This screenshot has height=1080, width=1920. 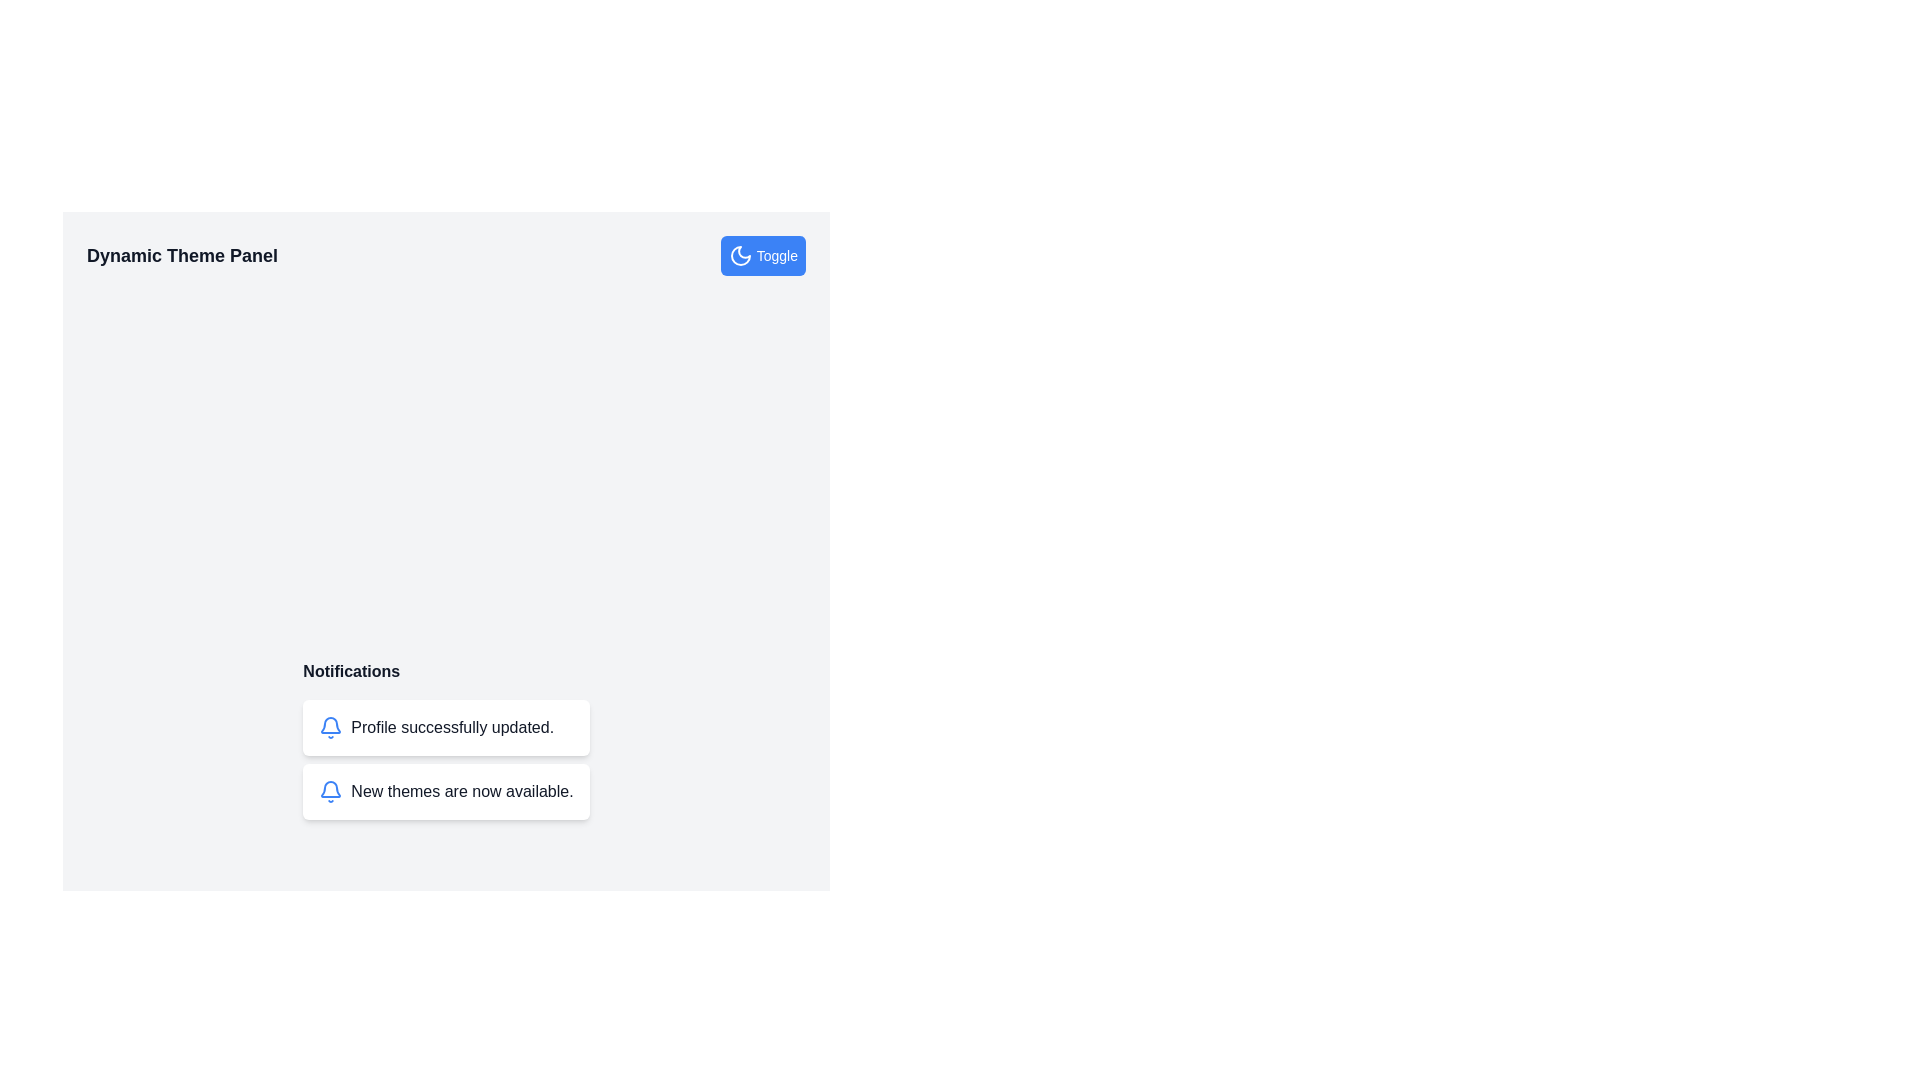 I want to click on the text label that serves as the title or header for the notification section, which is the first entry above individual notification messages, so click(x=351, y=671).